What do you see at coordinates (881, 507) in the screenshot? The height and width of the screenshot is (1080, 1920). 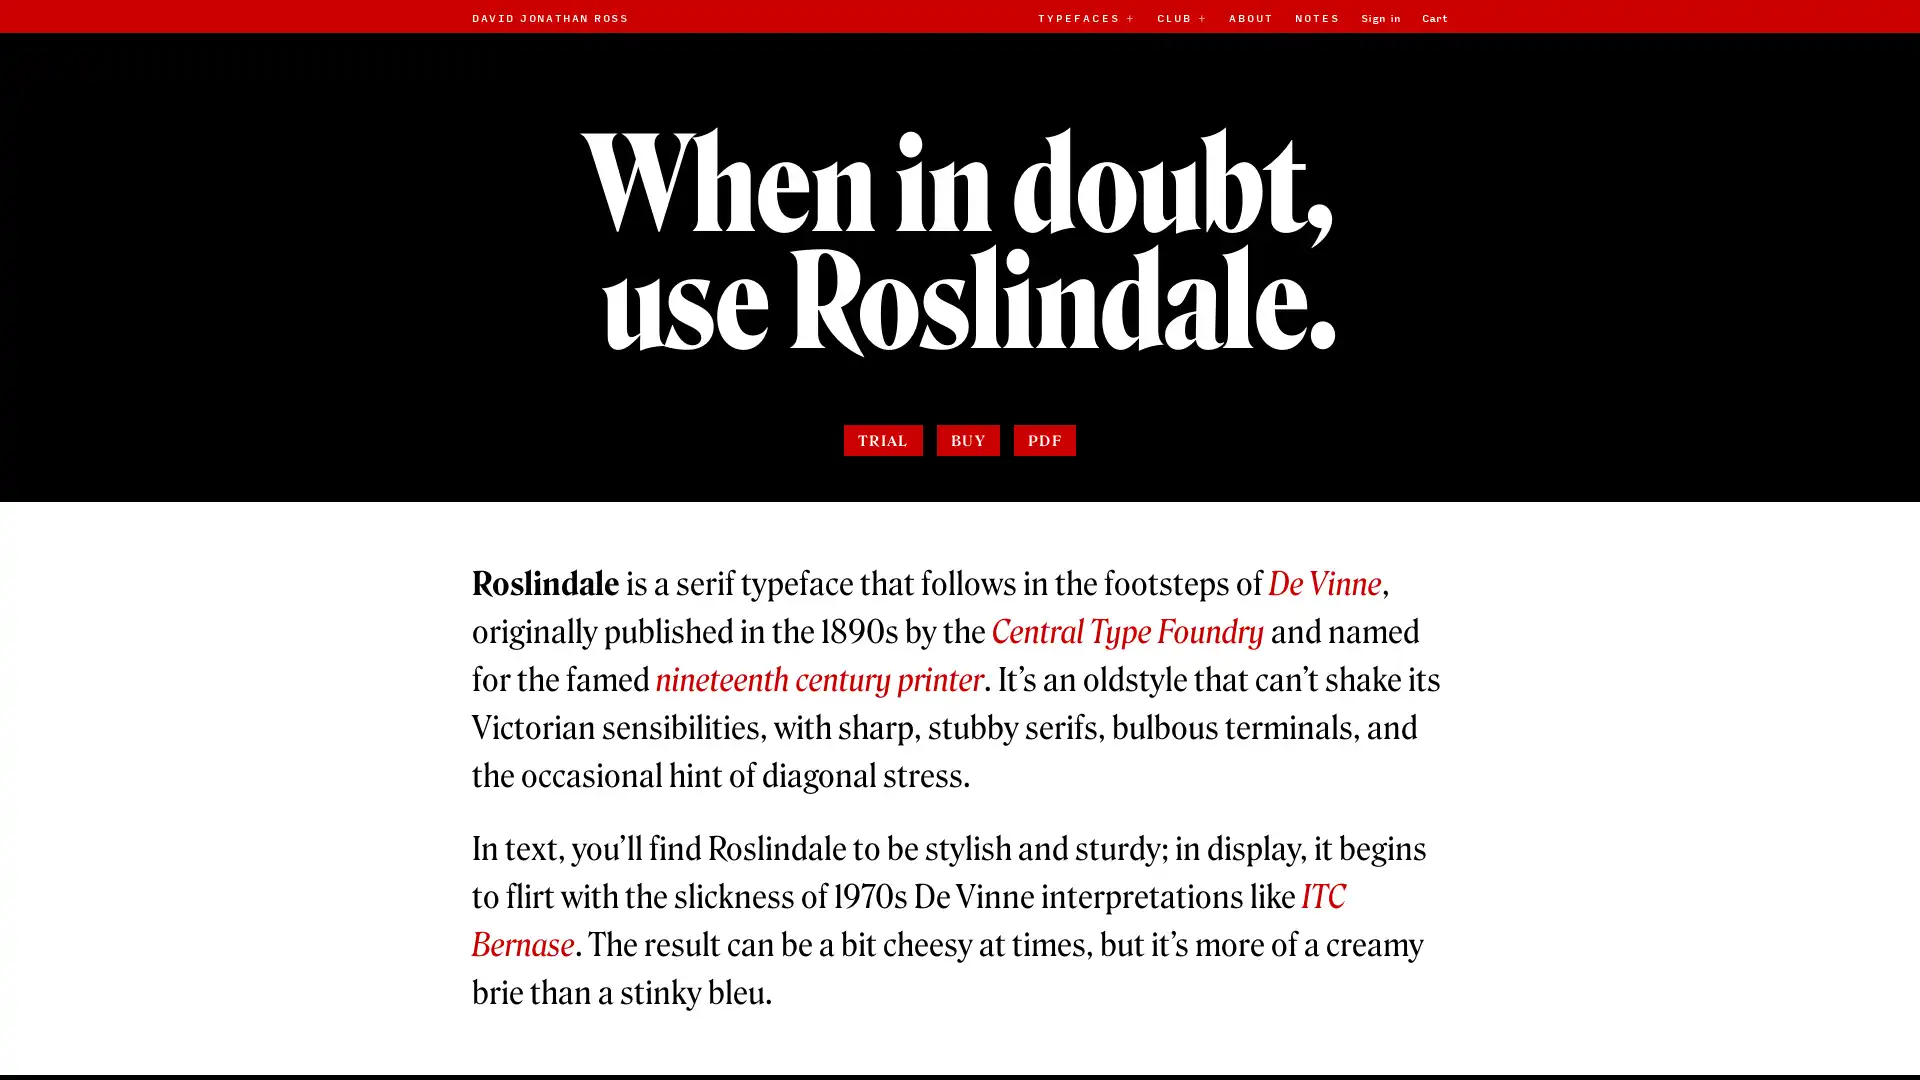 I see `Trial` at bounding box center [881, 507].